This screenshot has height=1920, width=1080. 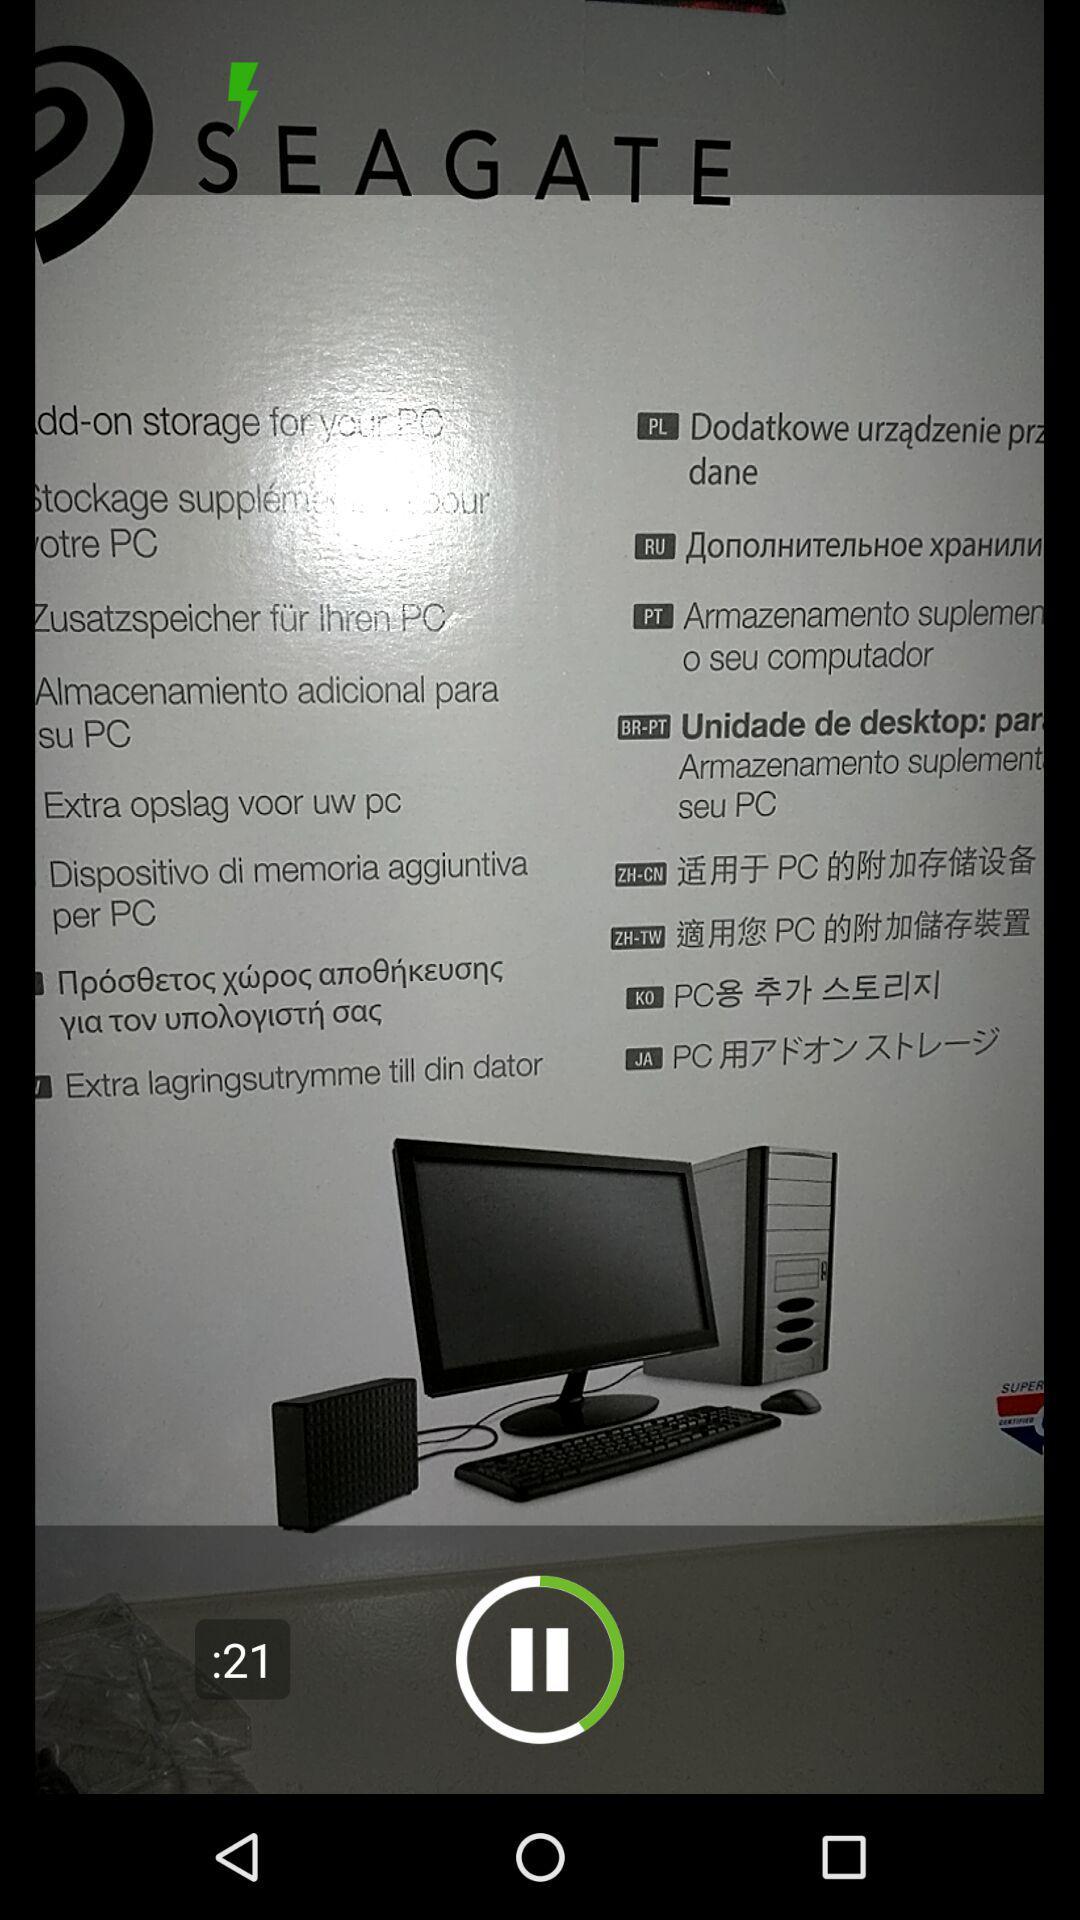 I want to click on the pause icon, so click(x=540, y=1659).